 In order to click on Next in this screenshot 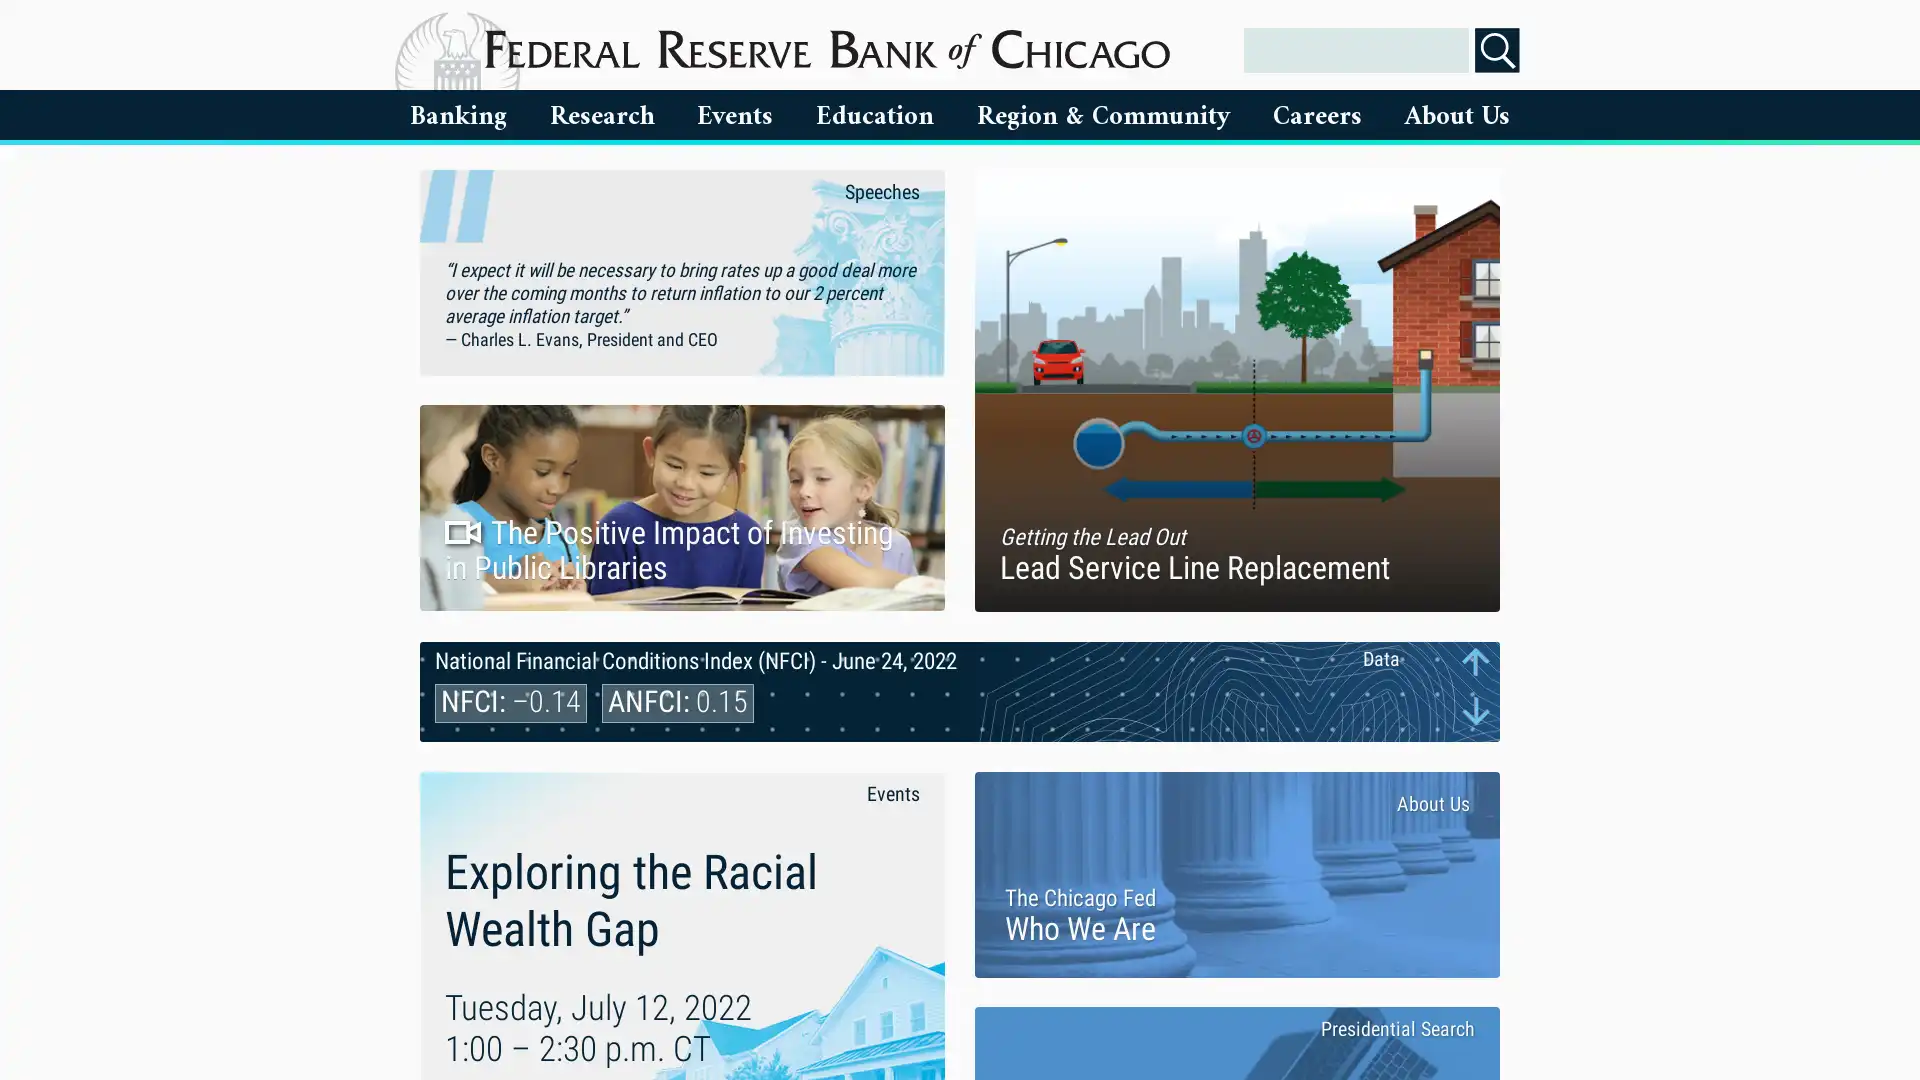, I will do `click(1476, 709)`.